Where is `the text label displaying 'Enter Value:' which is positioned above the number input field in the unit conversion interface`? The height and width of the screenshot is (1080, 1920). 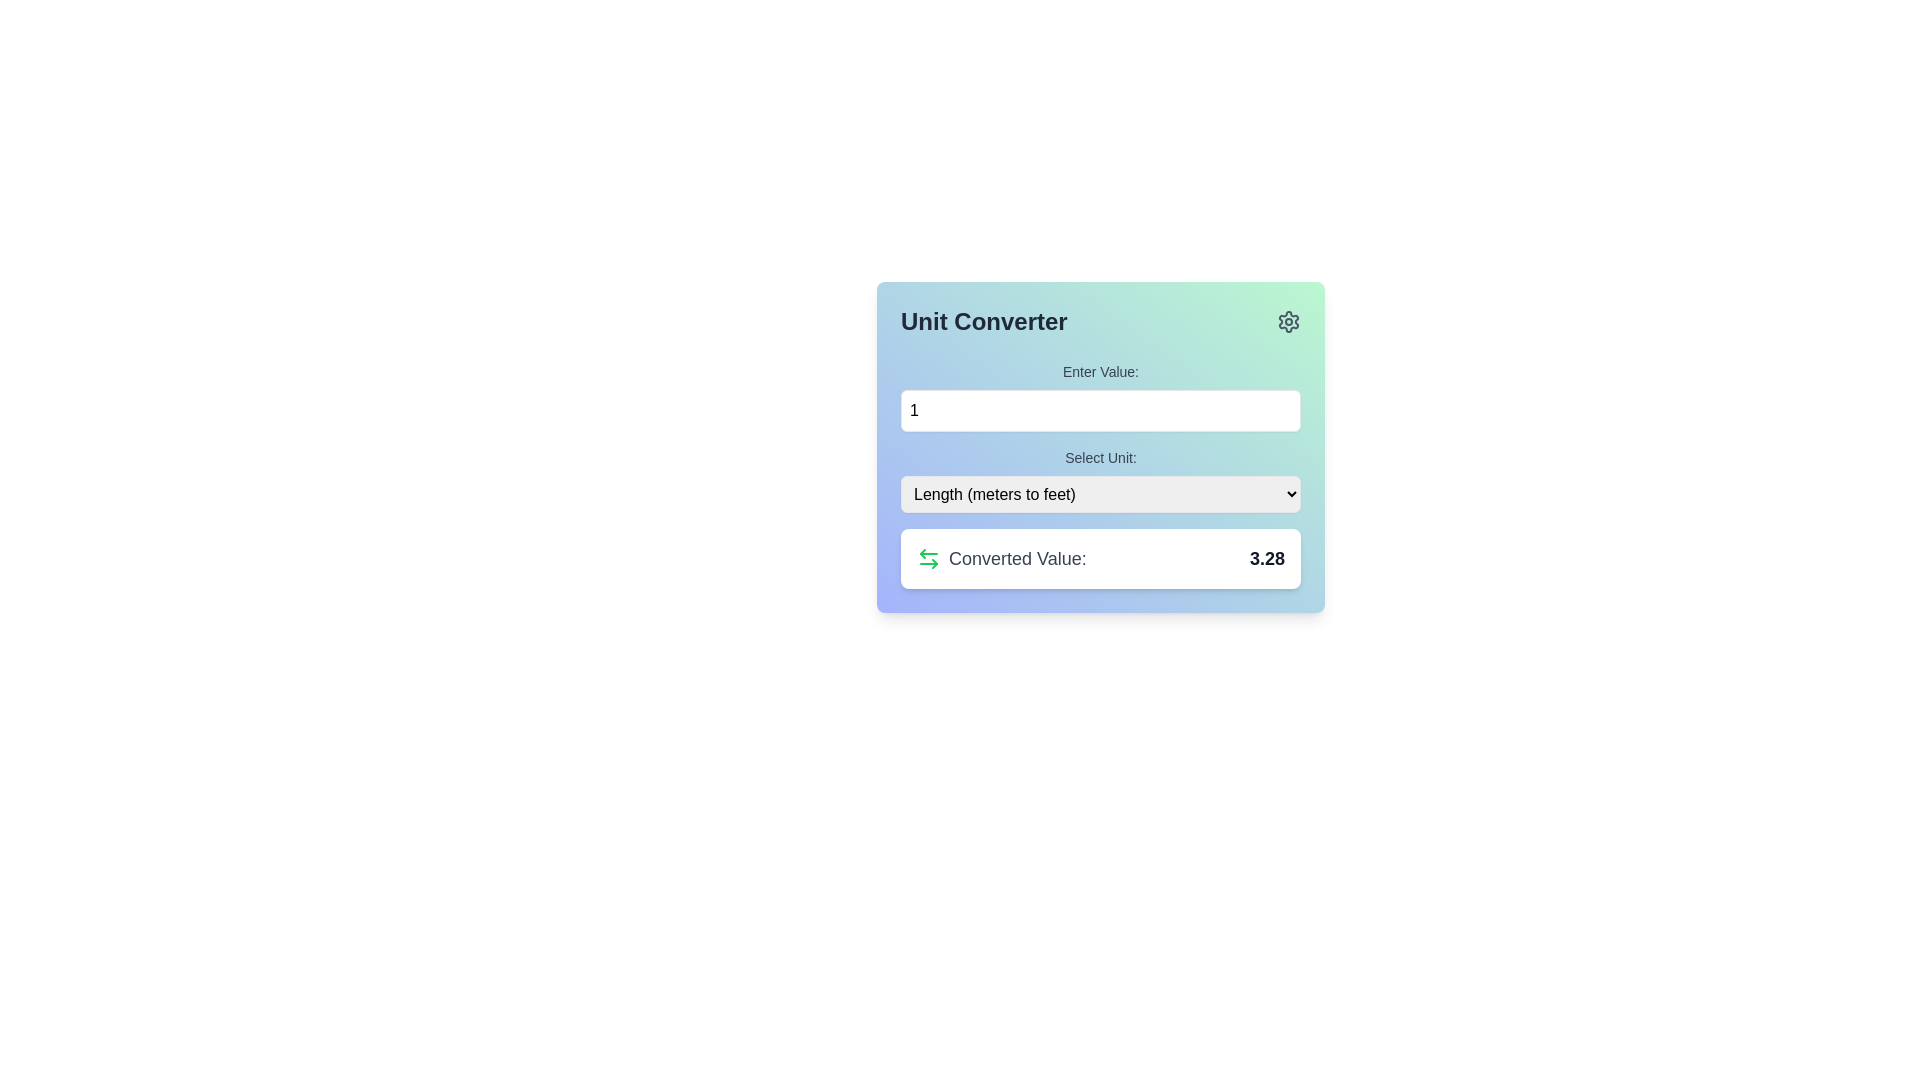
the text label displaying 'Enter Value:' which is positioned above the number input field in the unit conversion interface is located at coordinates (1099, 371).